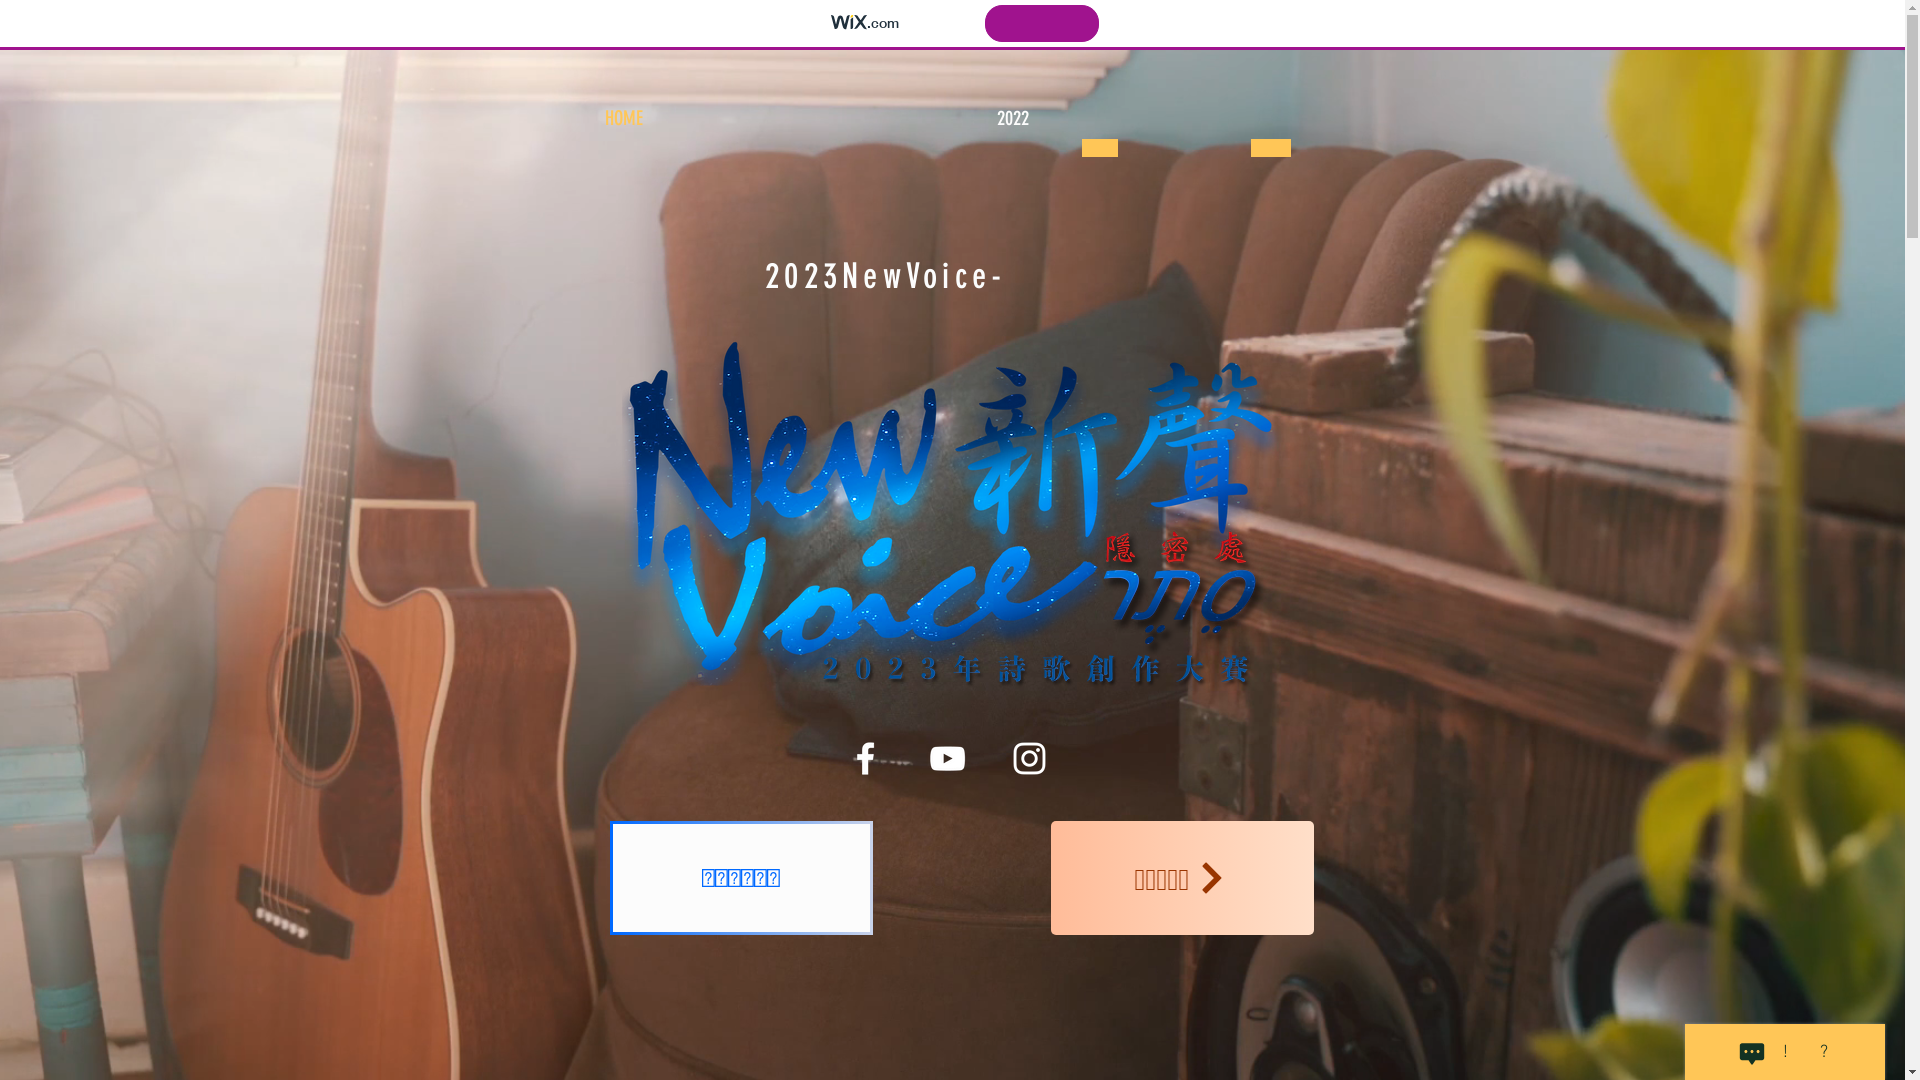 This screenshot has width=1920, height=1080. What do you see at coordinates (622, 118) in the screenshot?
I see `'HOME'` at bounding box center [622, 118].